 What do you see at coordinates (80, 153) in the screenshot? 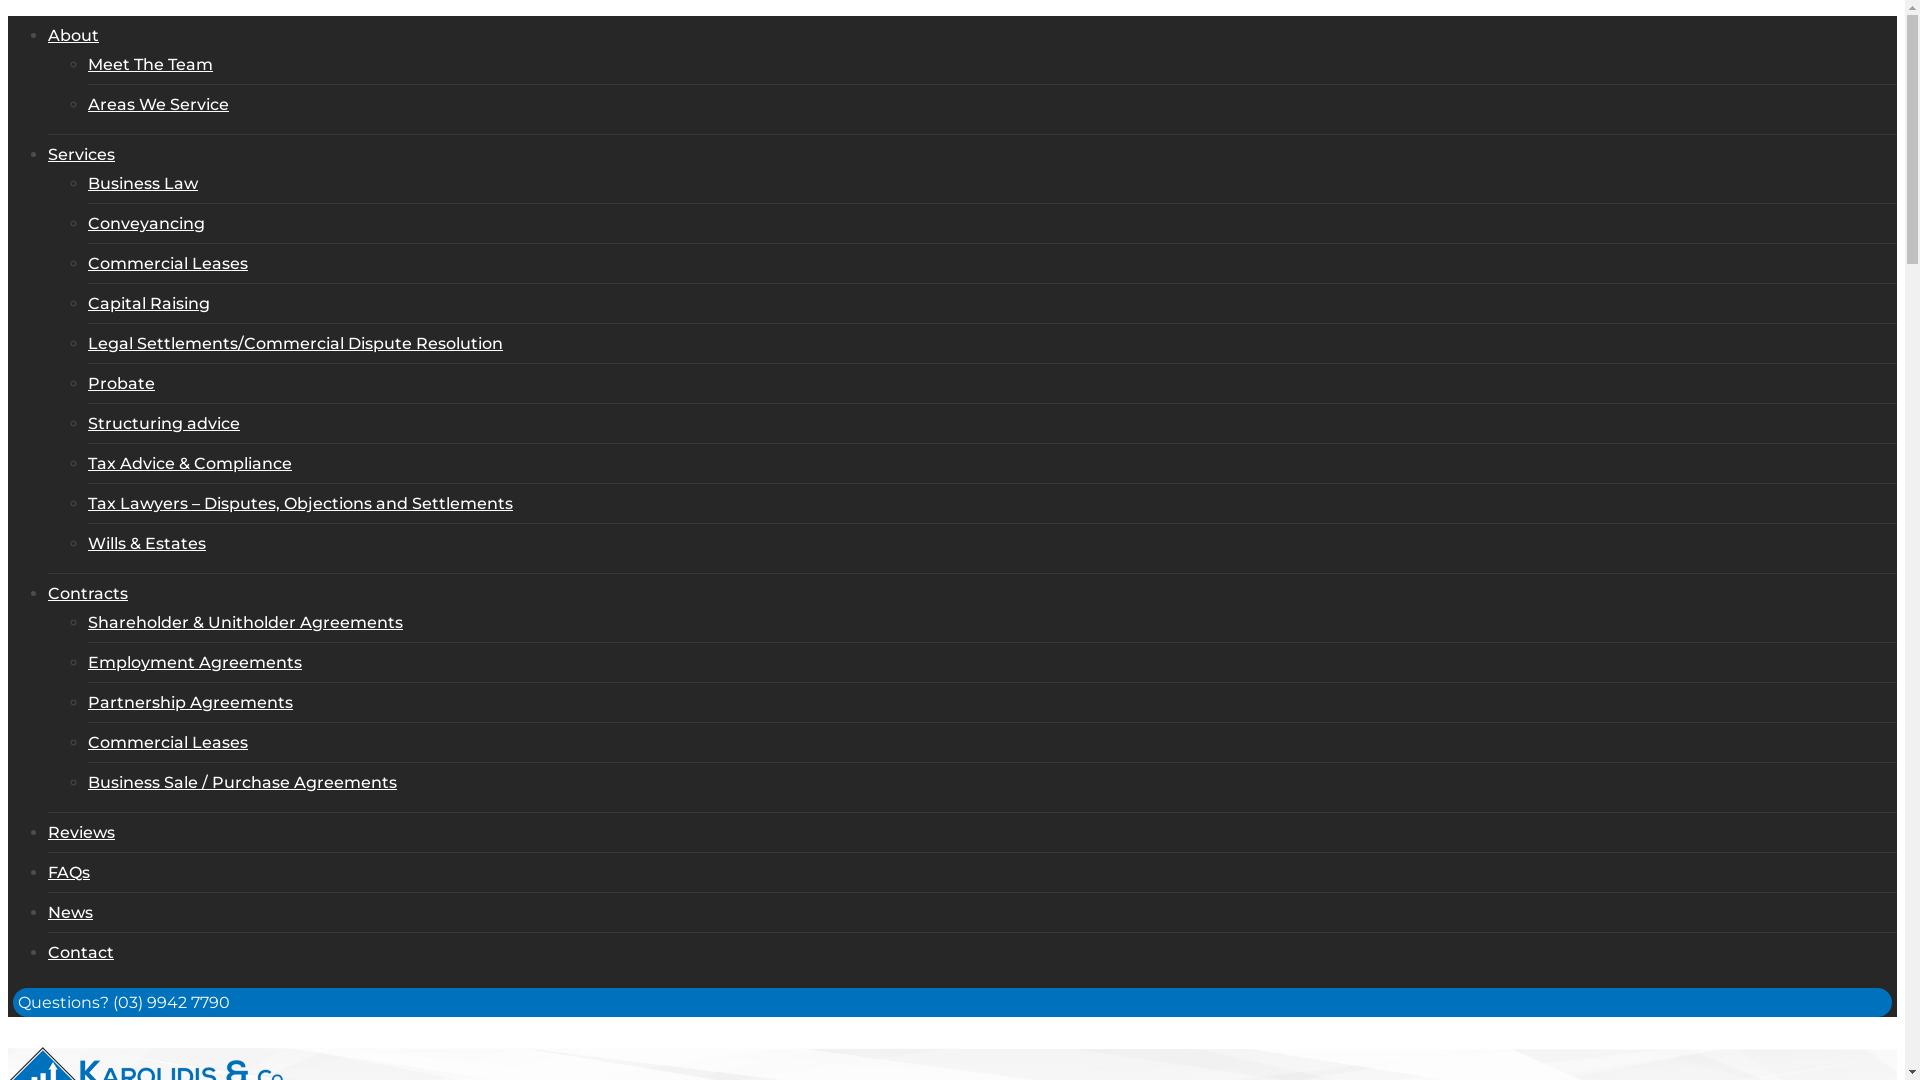
I see `'Services'` at bounding box center [80, 153].